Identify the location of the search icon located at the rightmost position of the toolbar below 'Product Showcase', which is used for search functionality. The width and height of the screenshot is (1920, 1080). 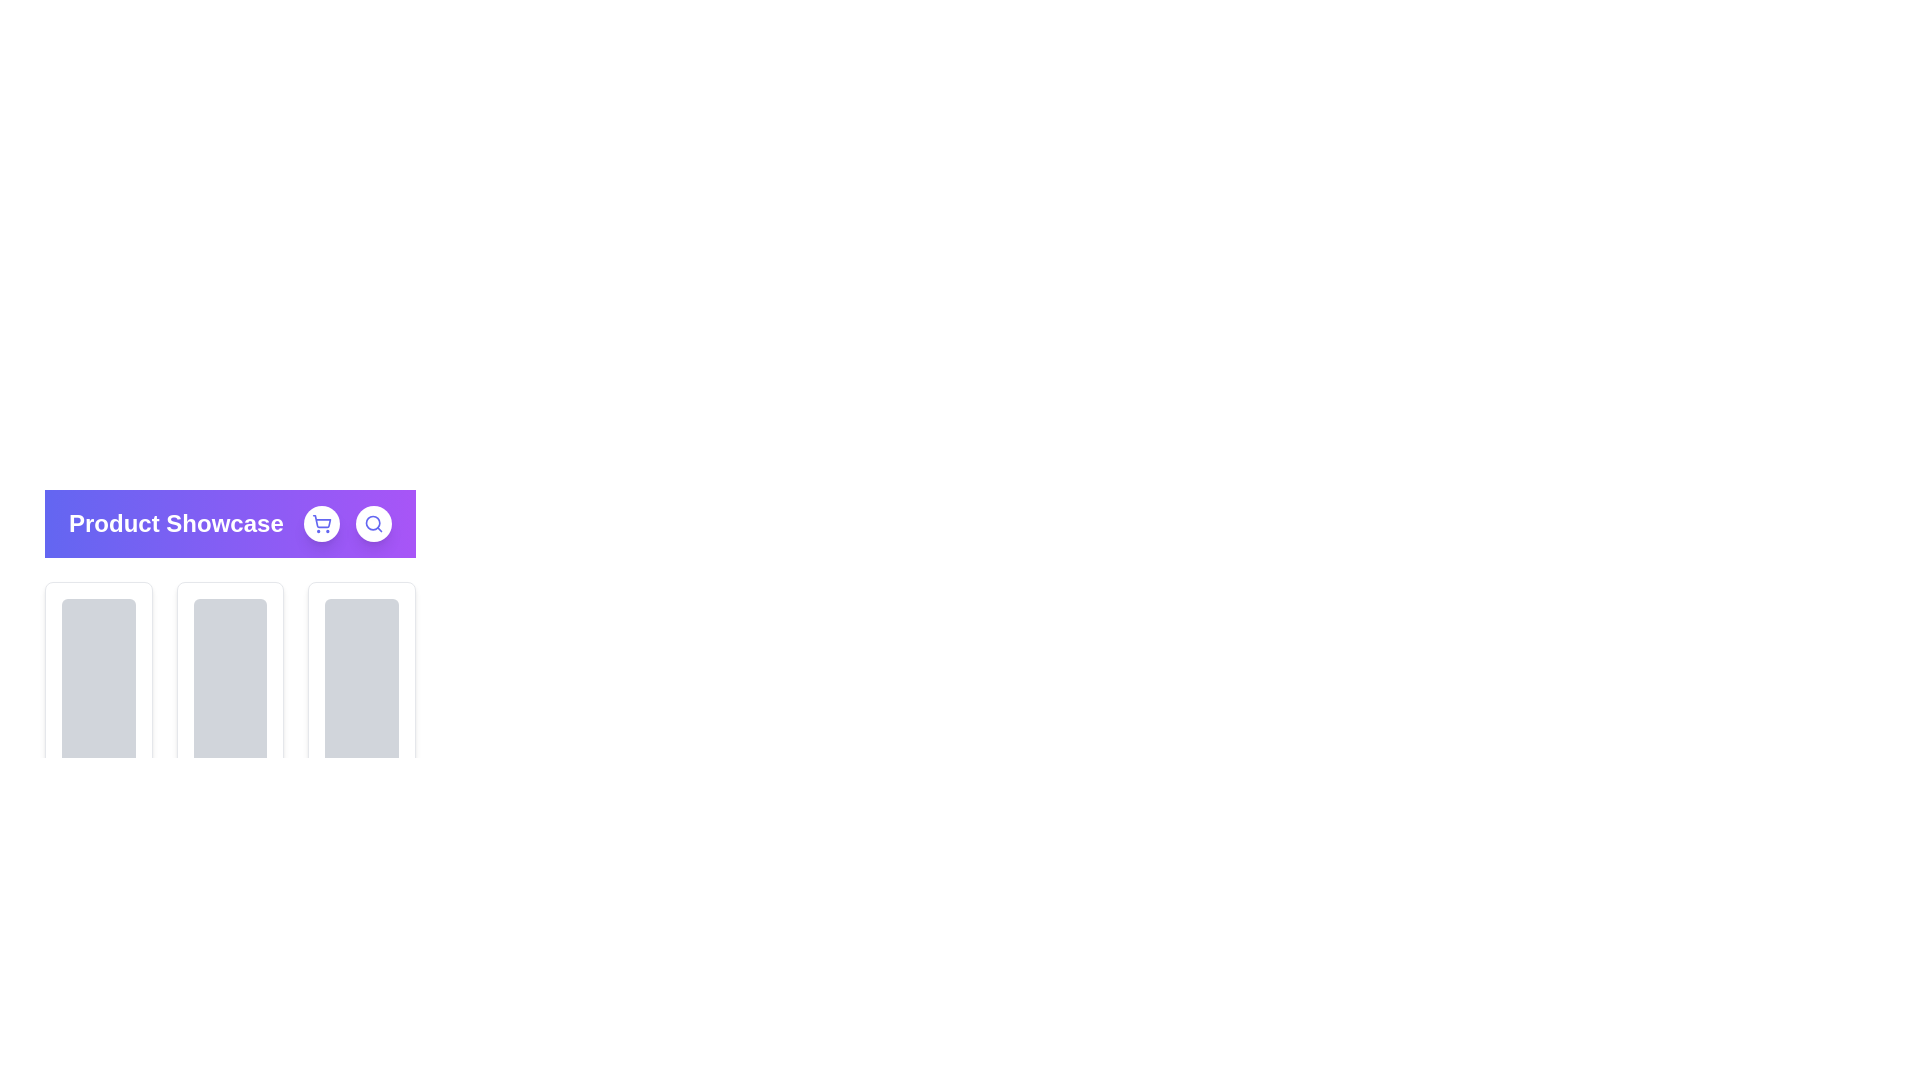
(374, 523).